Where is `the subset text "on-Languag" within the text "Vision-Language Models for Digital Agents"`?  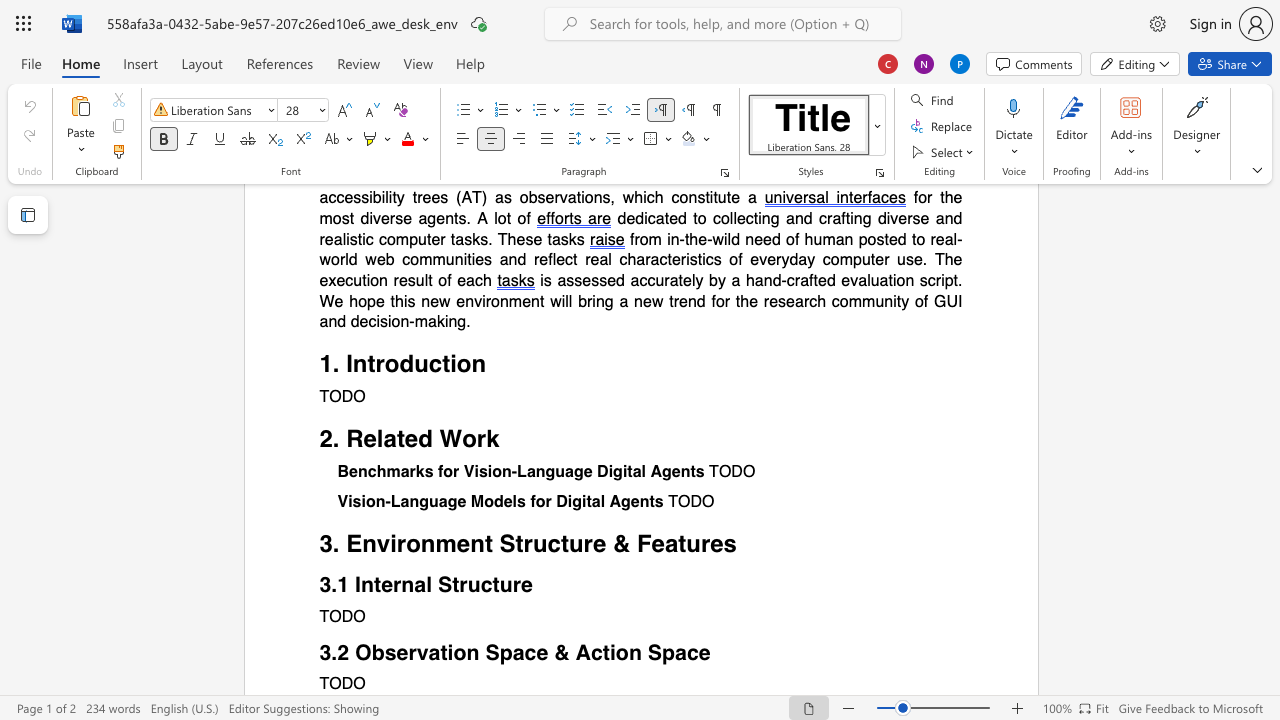 the subset text "on-Languag" within the text "Vision-Language Models for Digital Agents" is located at coordinates (365, 501).